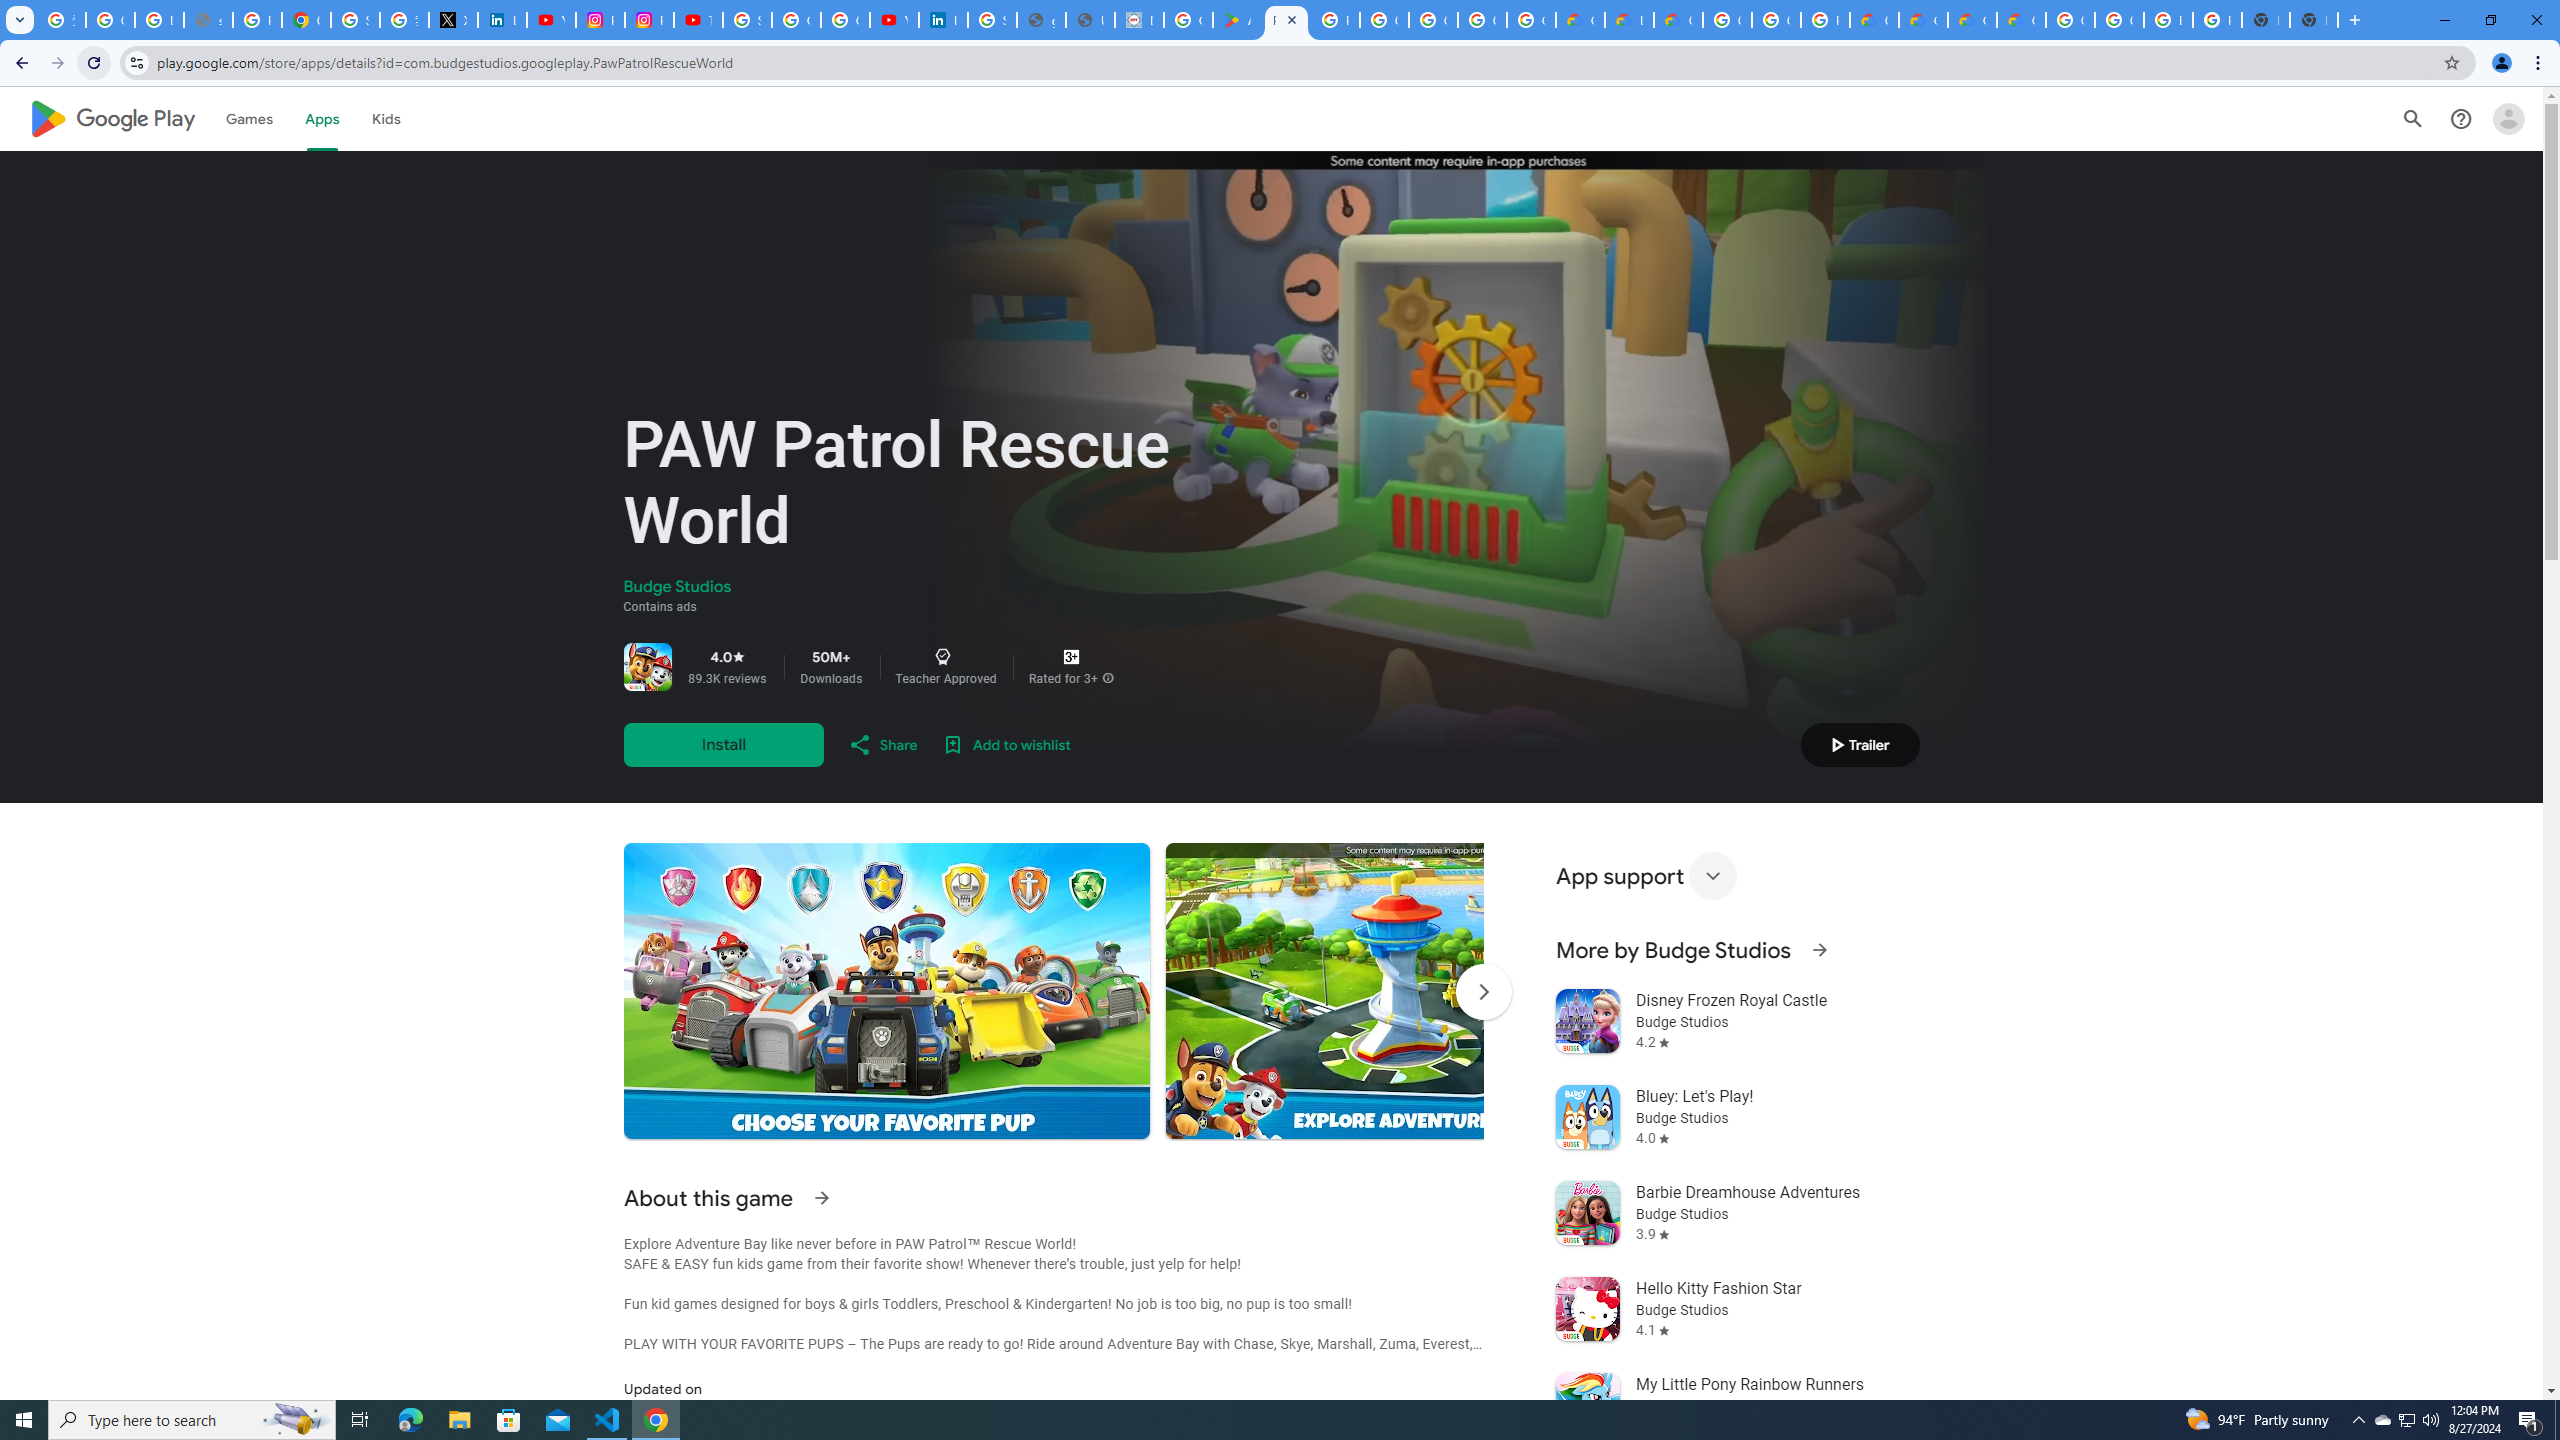 Image resolution: width=2560 pixels, height=1440 pixels. Describe the element at coordinates (1235, 19) in the screenshot. I see `'Android Apps on Google Play'` at that location.